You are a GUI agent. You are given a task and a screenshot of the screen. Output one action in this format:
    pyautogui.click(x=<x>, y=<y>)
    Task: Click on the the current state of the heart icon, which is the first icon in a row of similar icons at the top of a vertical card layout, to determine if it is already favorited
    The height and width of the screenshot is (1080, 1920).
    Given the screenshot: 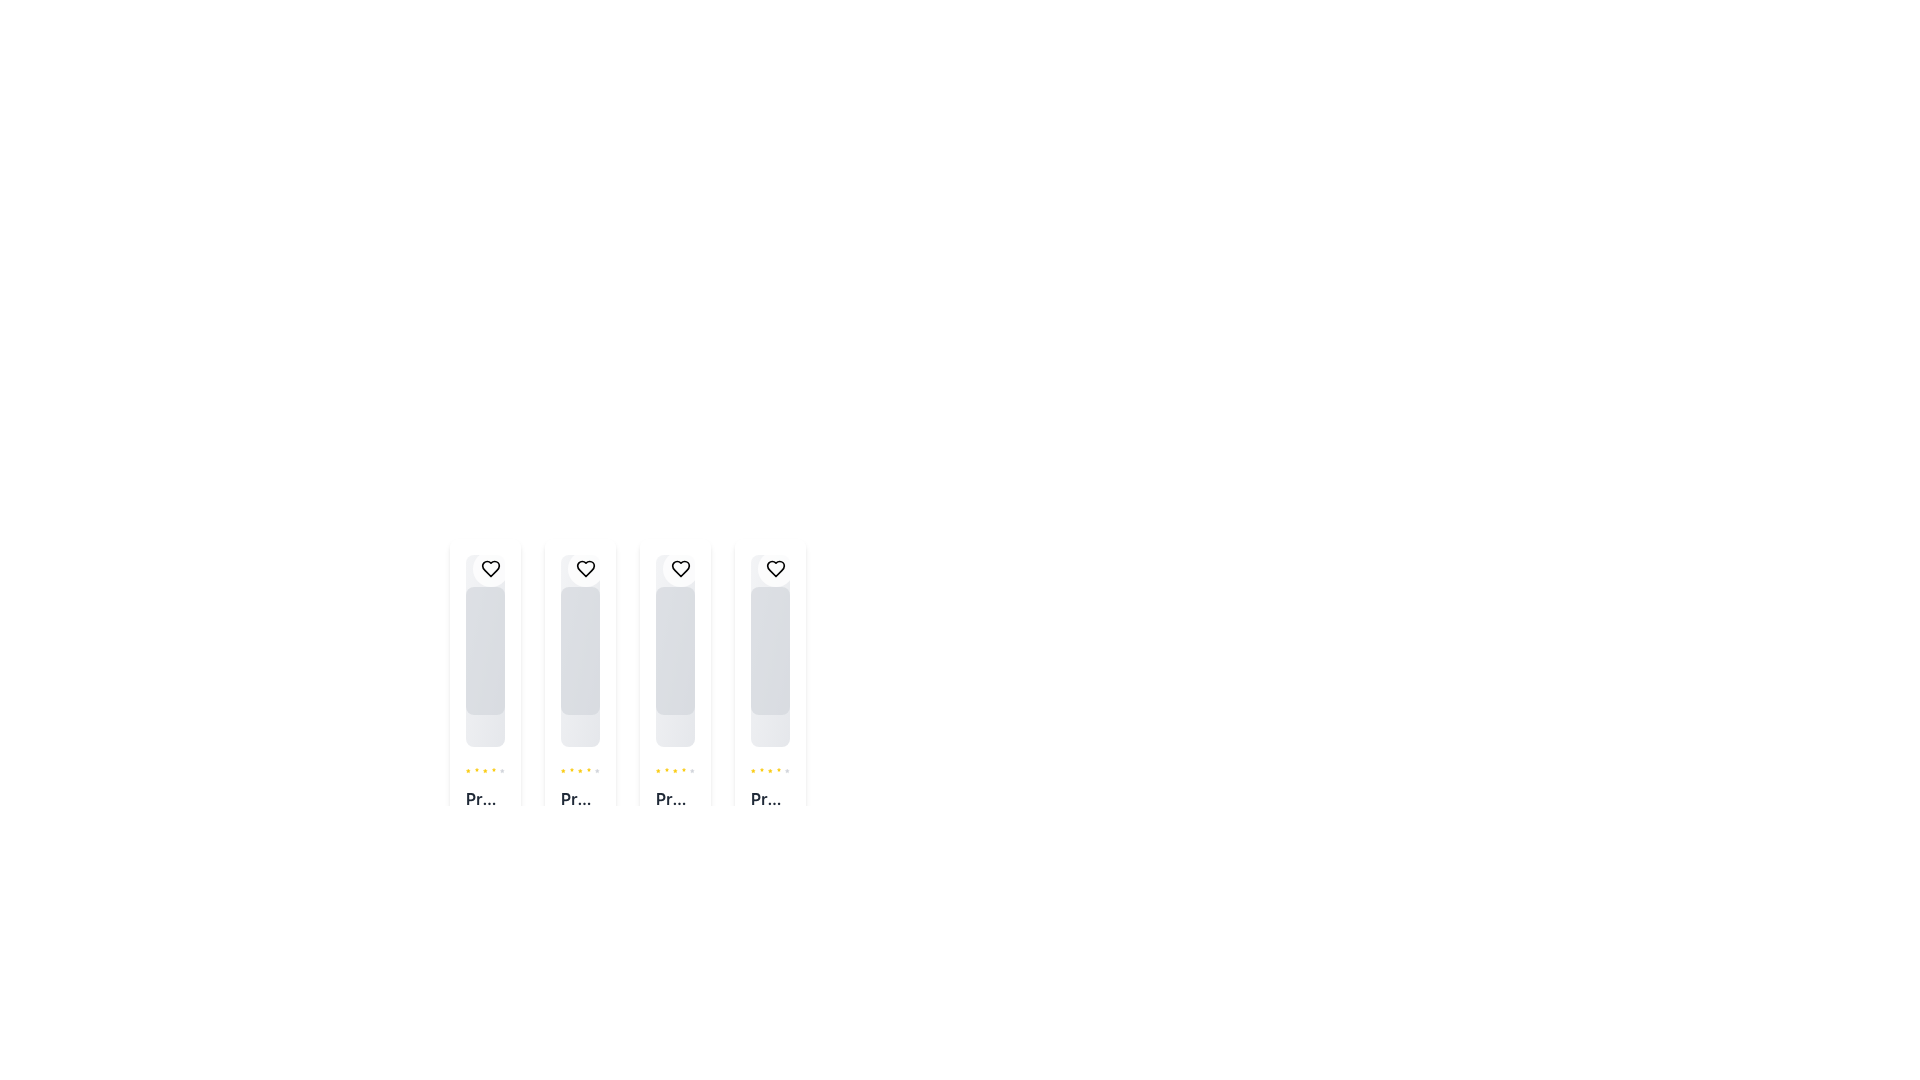 What is the action you would take?
    pyautogui.click(x=490, y=569)
    